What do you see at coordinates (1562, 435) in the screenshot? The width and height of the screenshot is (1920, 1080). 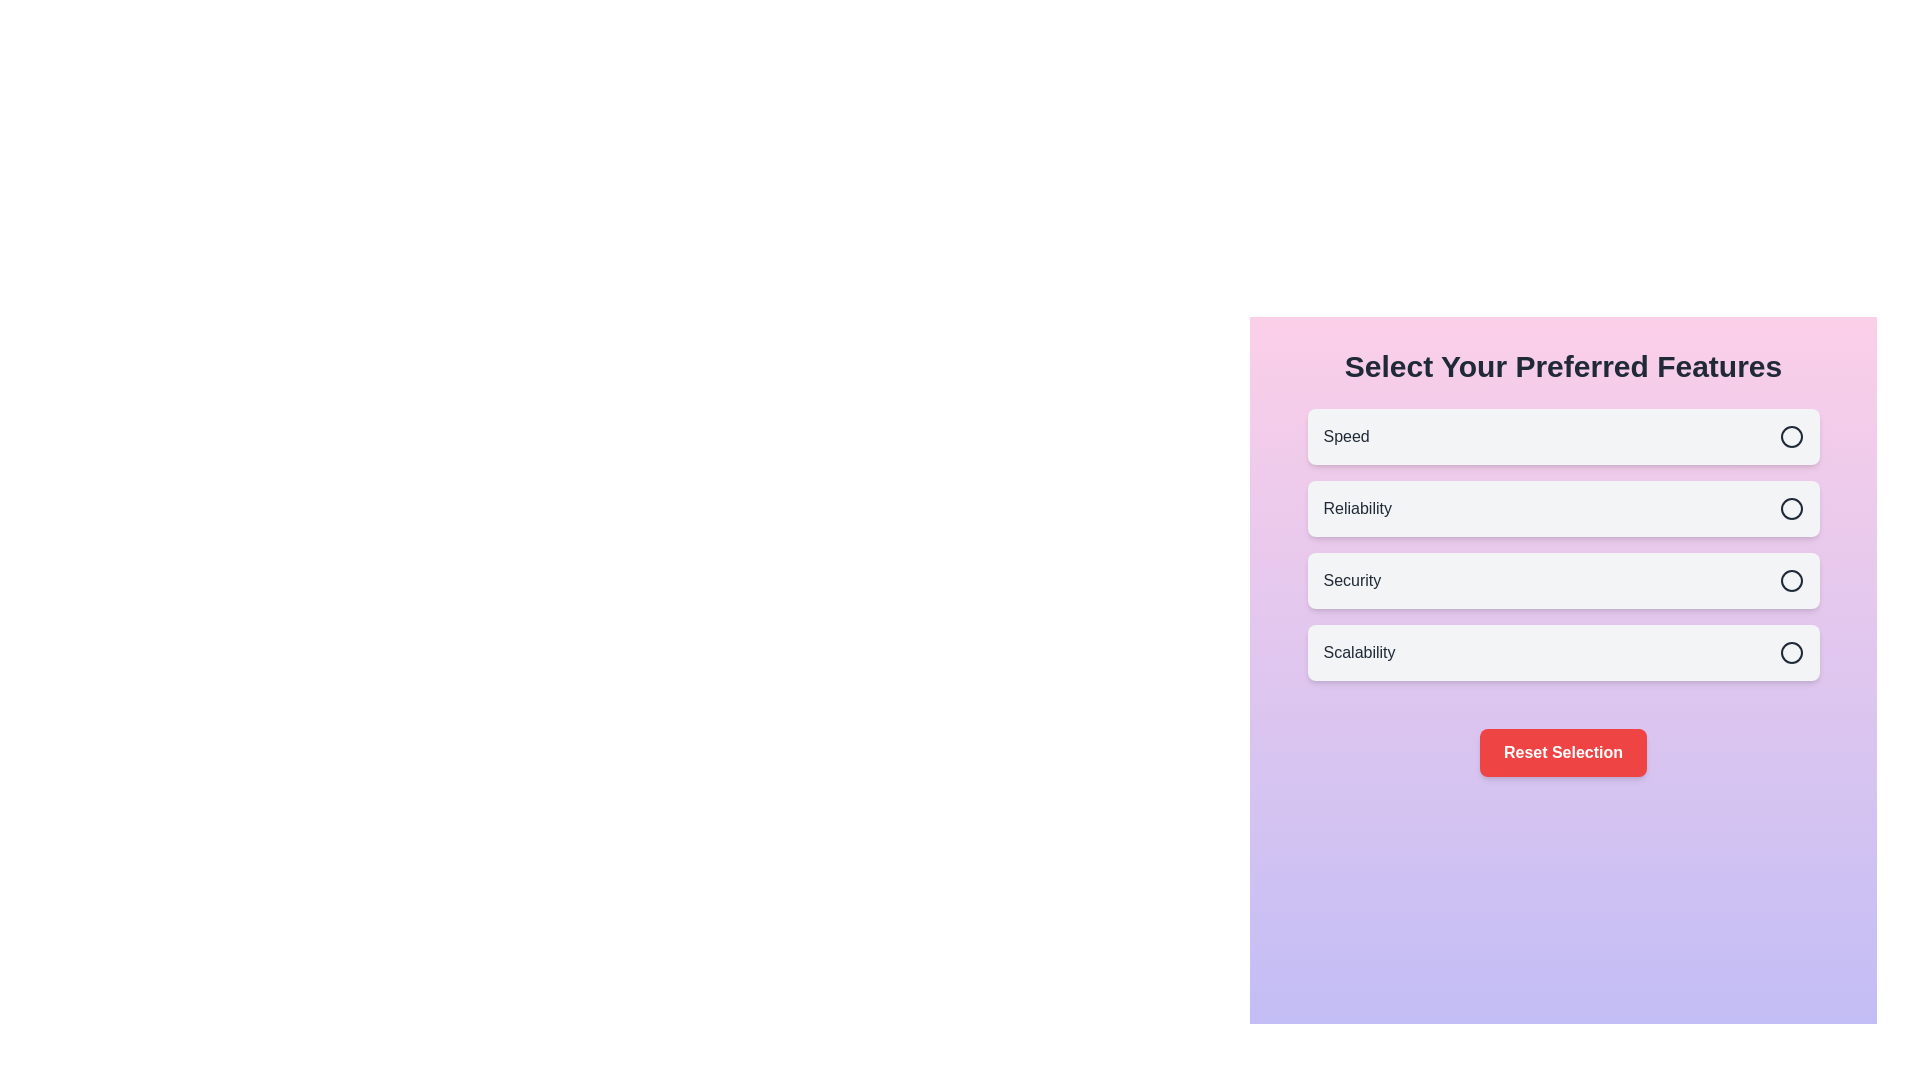 I see `the feature Speed` at bounding box center [1562, 435].